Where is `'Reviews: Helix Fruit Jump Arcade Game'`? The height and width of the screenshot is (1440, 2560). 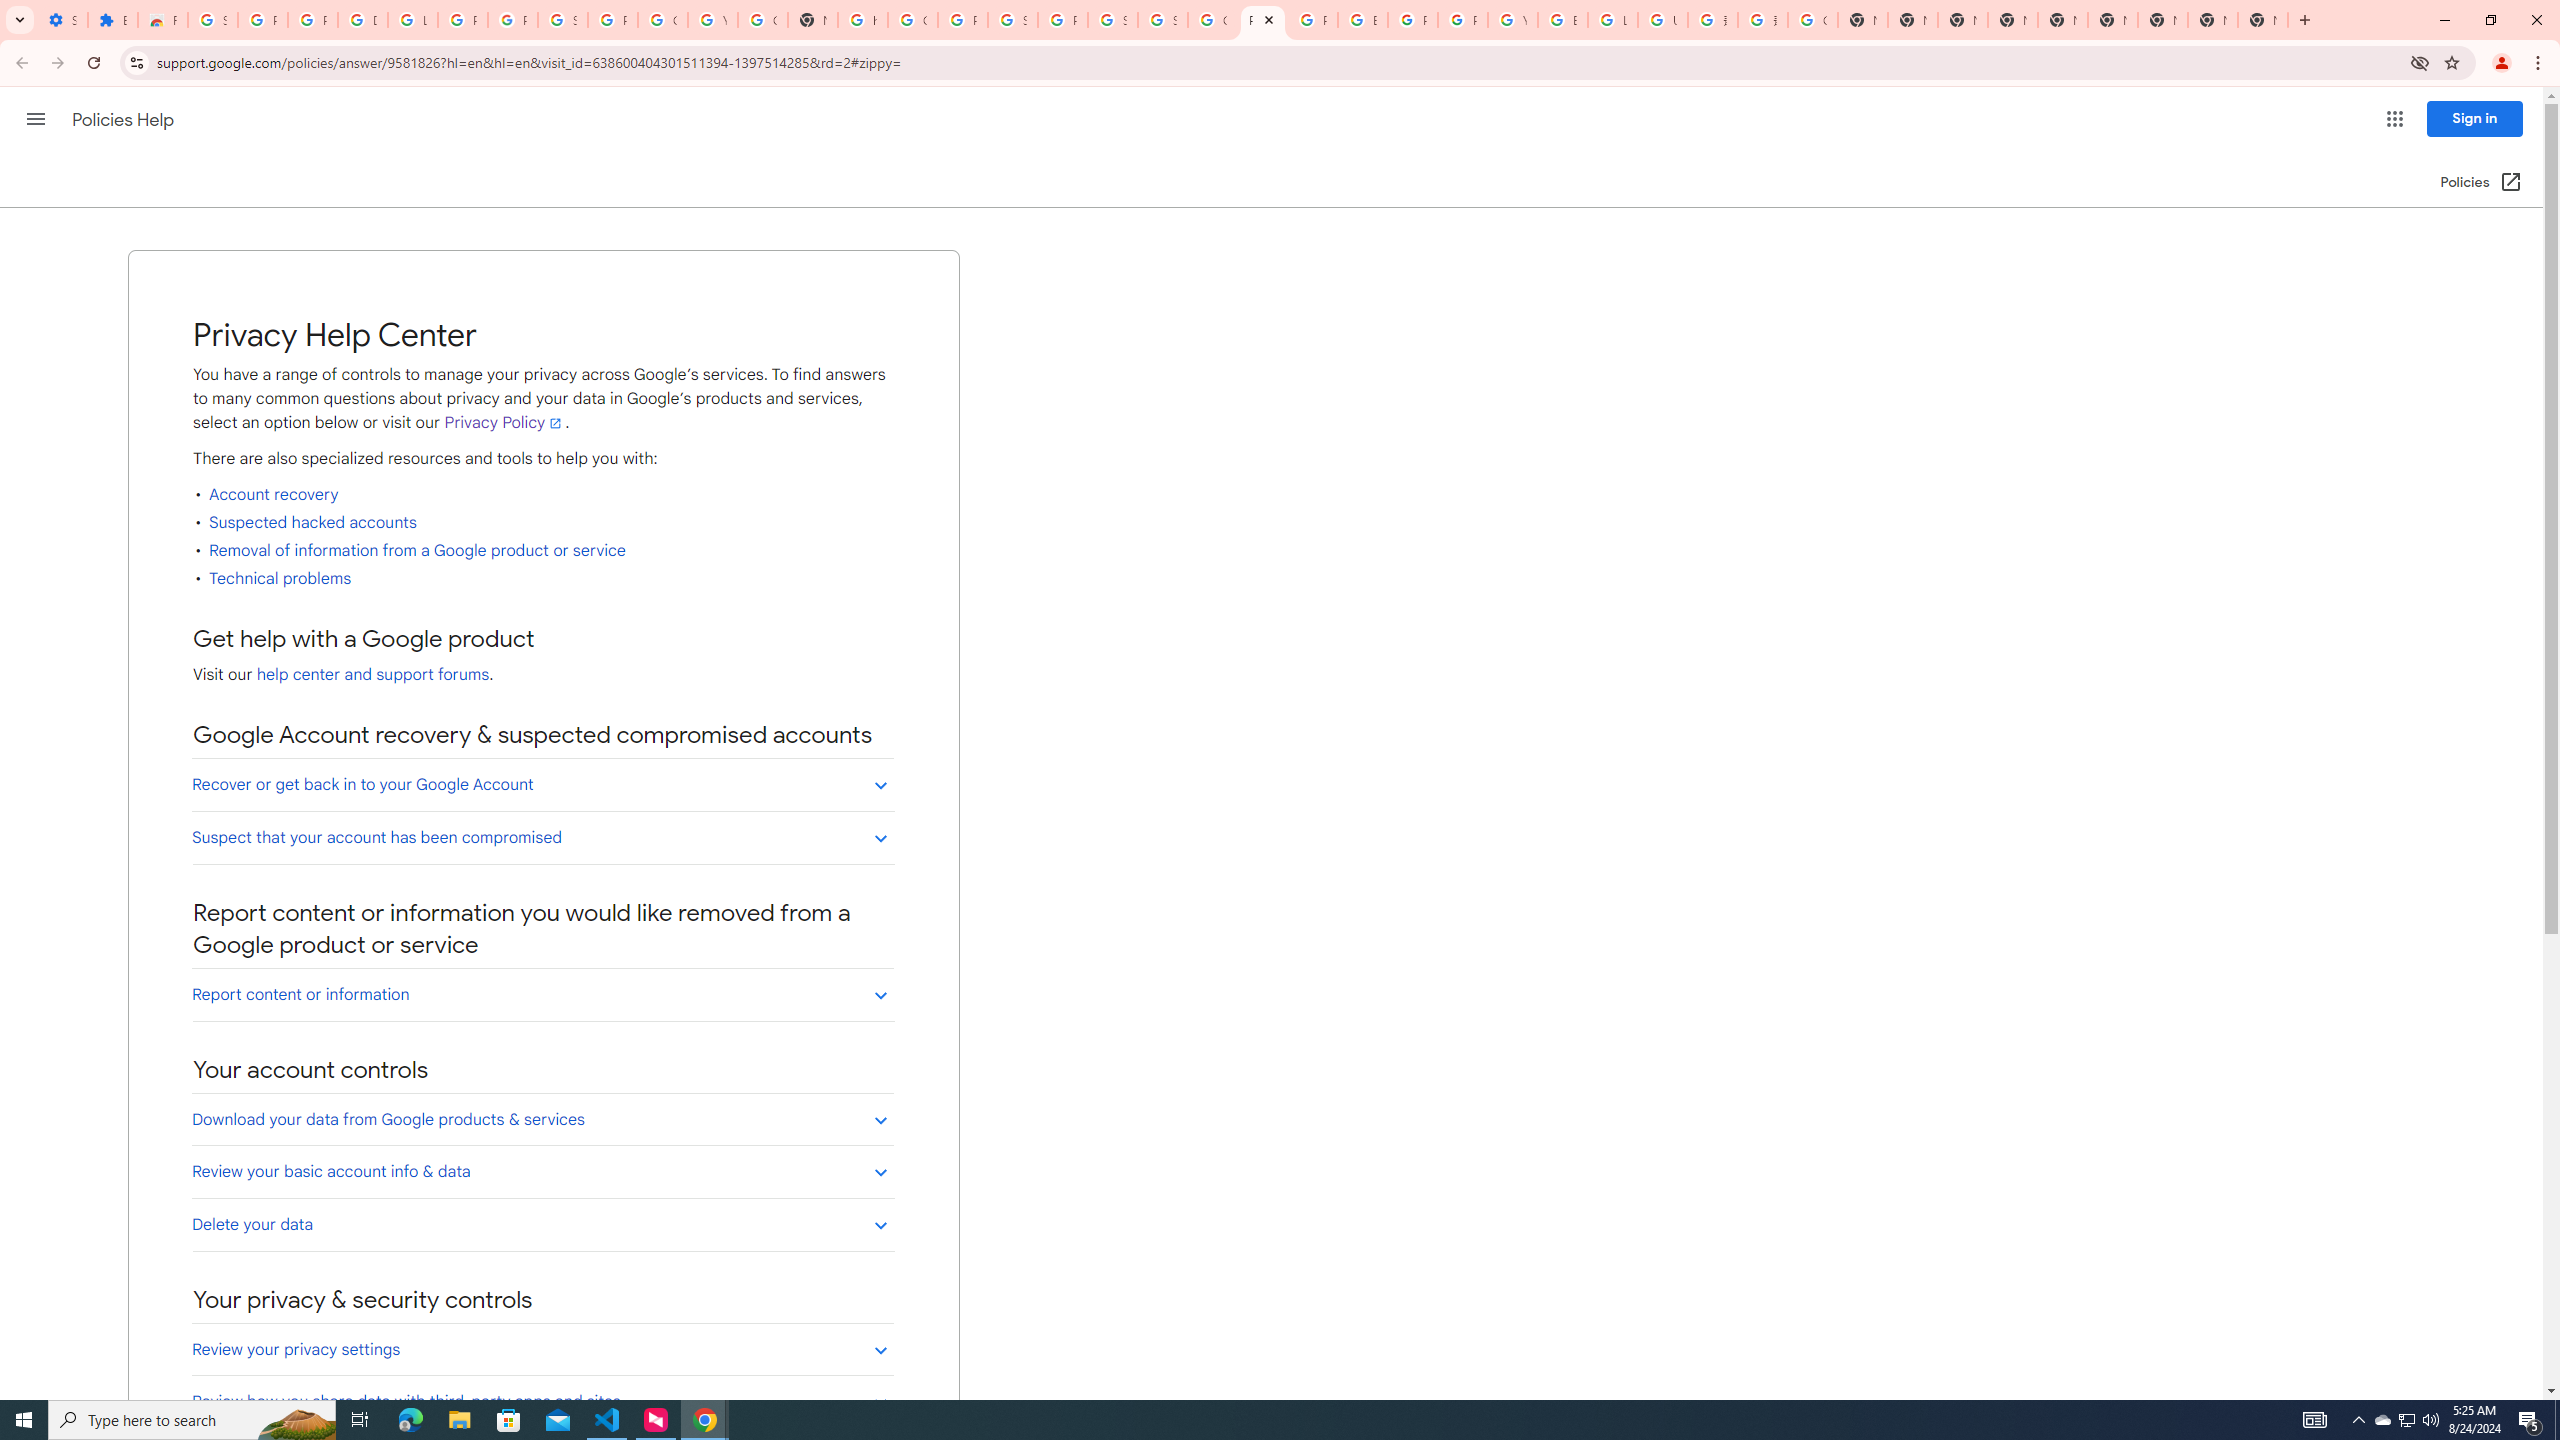
'Reviews: Helix Fruit Jump Arcade Game' is located at coordinates (162, 19).